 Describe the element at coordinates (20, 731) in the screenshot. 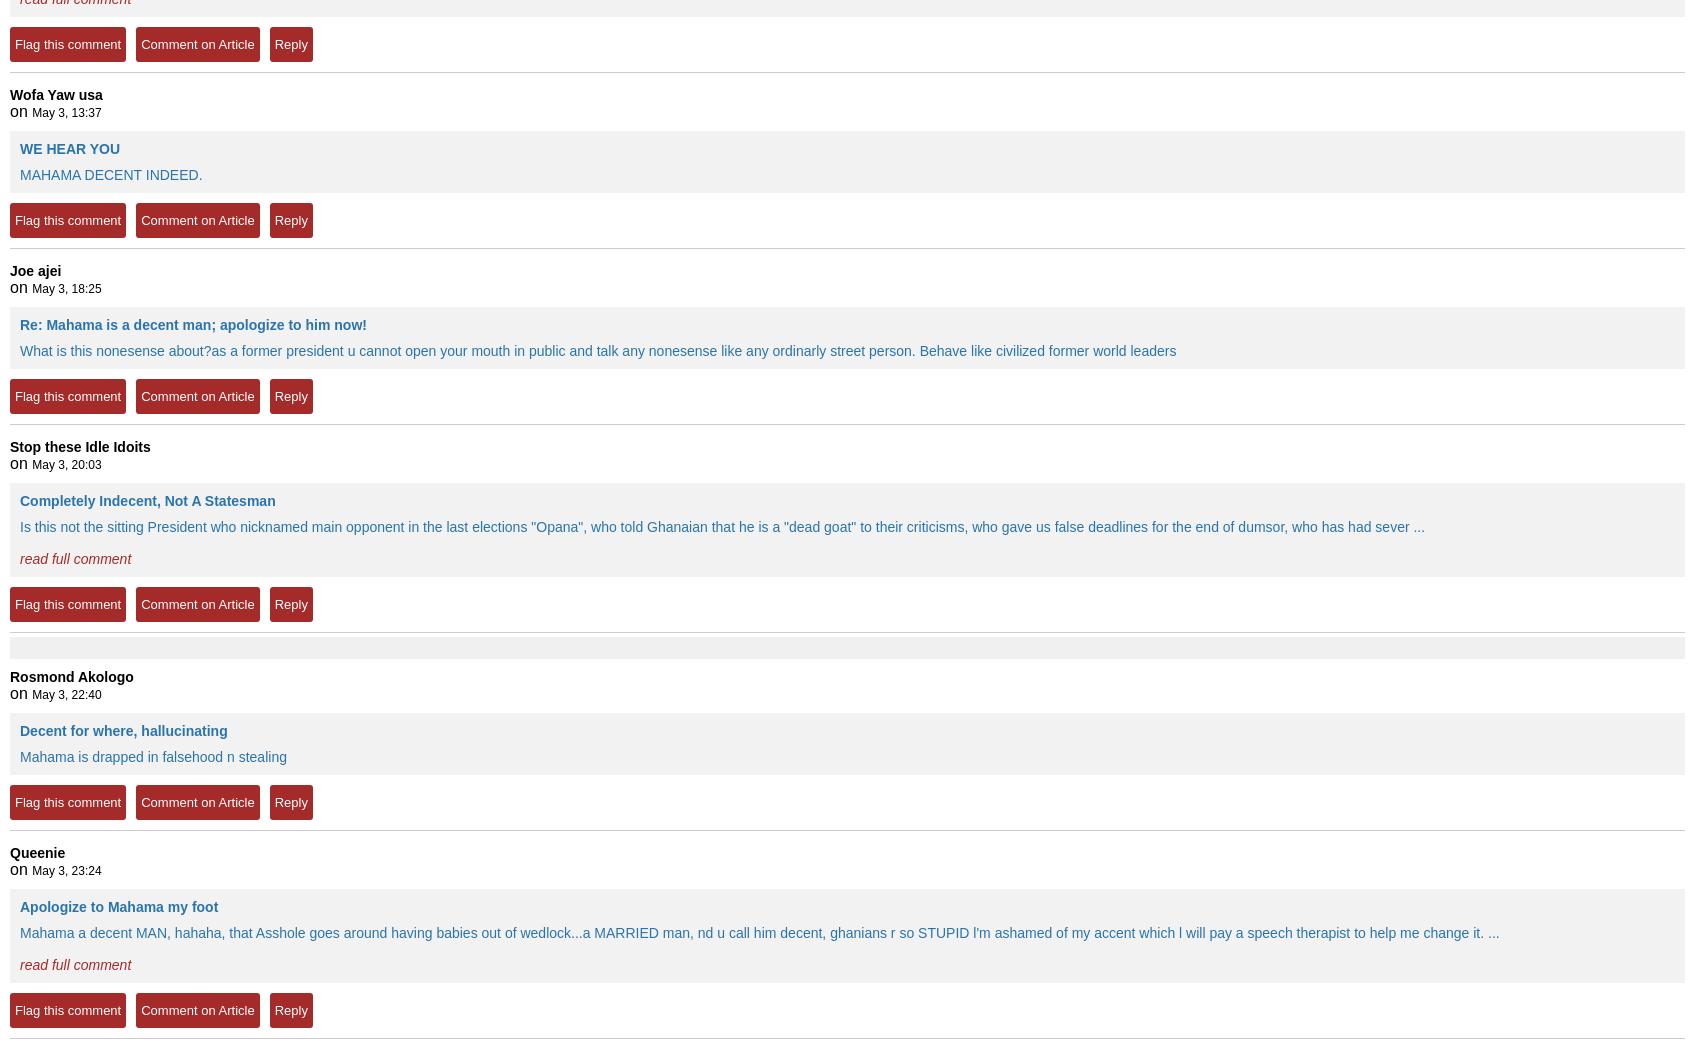

I see `'Decent for where, hallucinating'` at that location.